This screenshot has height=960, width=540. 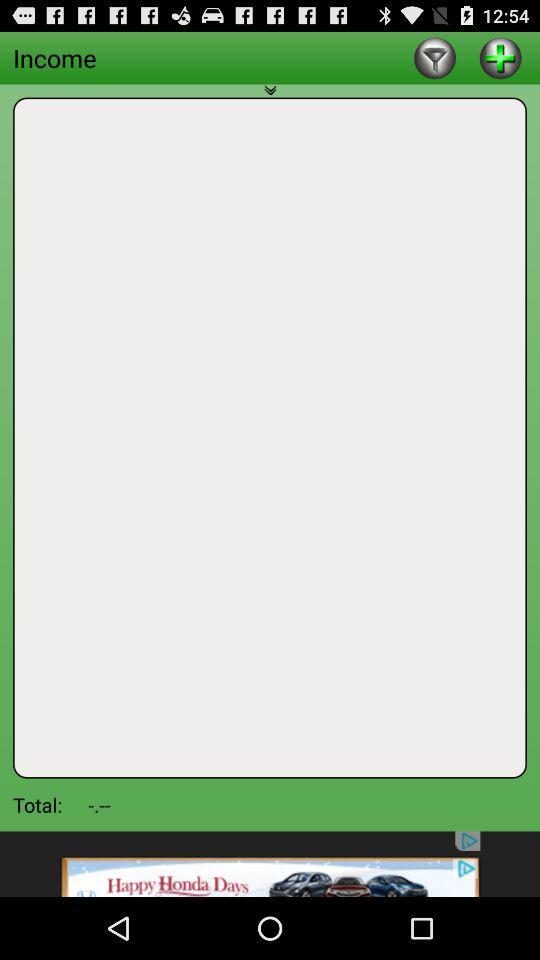 What do you see at coordinates (270, 95) in the screenshot?
I see `minimize this tab` at bounding box center [270, 95].